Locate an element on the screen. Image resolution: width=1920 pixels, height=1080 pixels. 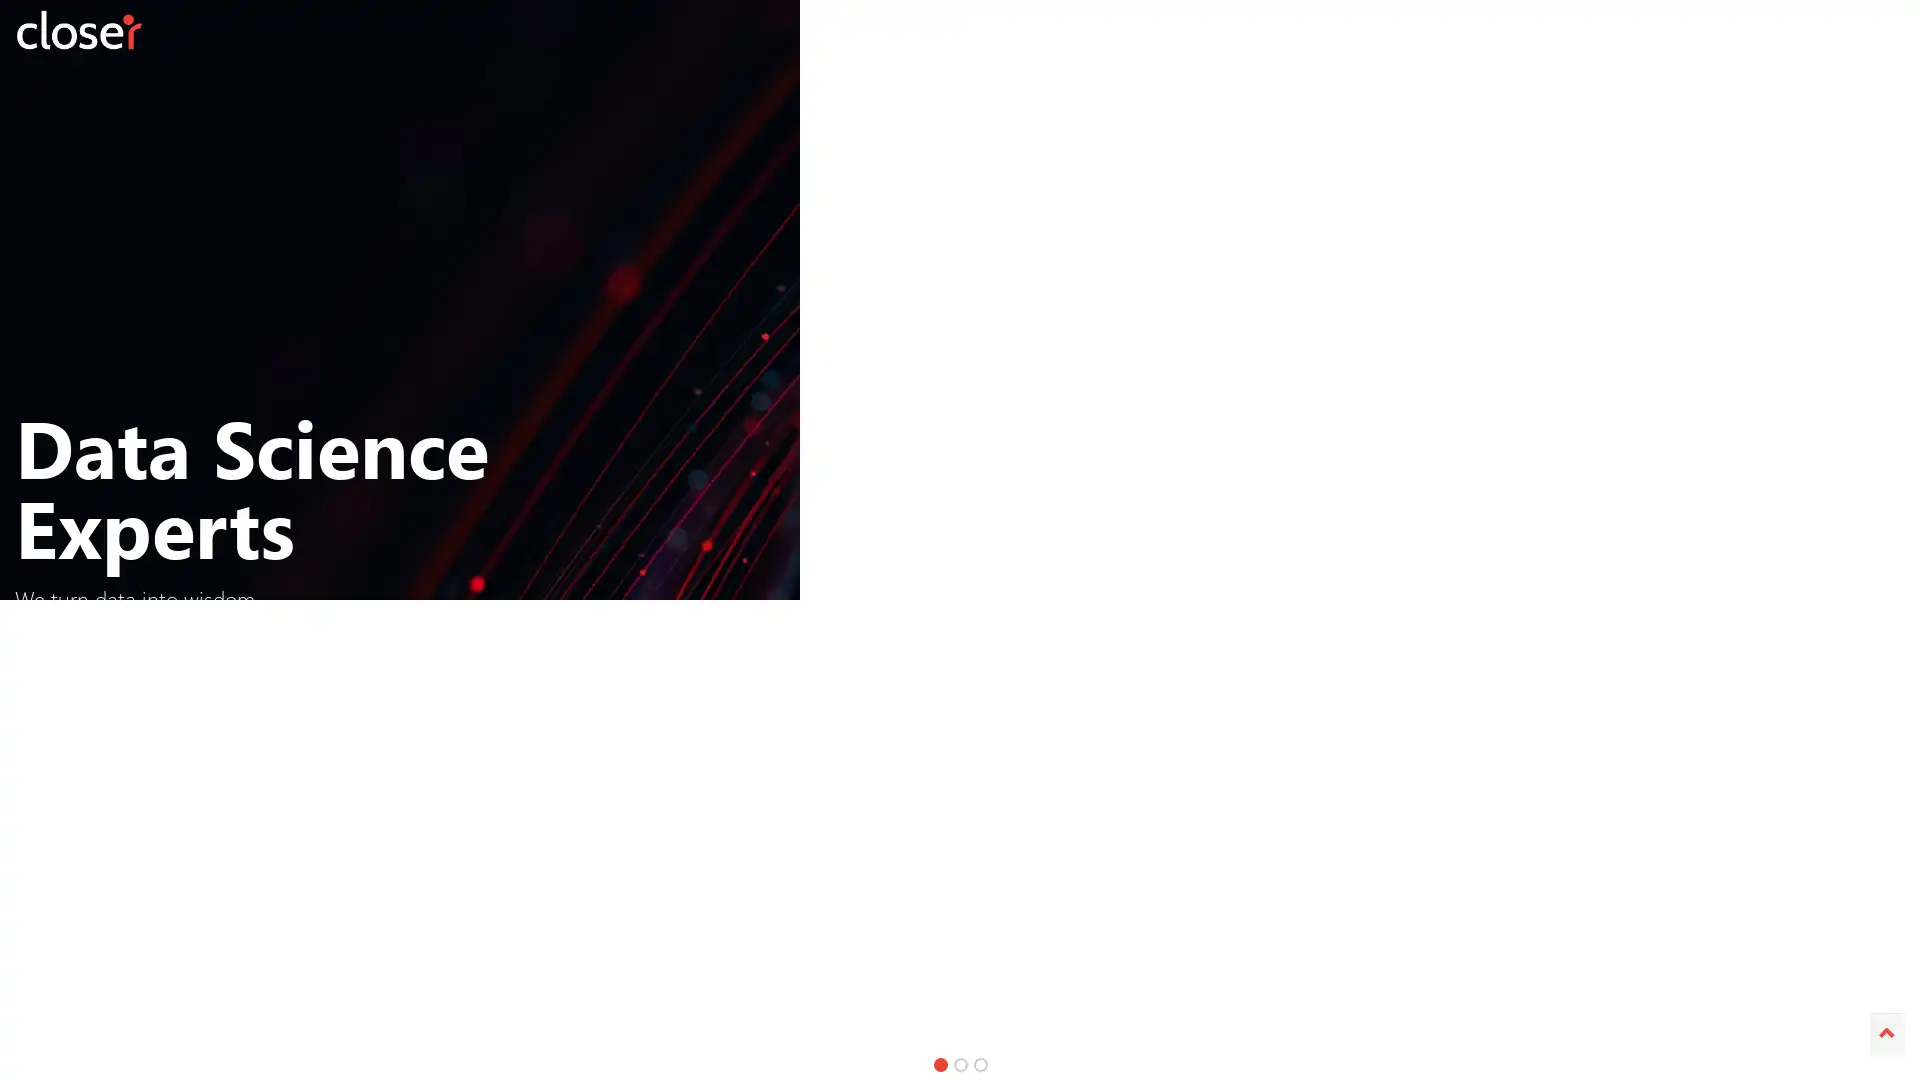
Discover our successful path is located at coordinates (950, 653).